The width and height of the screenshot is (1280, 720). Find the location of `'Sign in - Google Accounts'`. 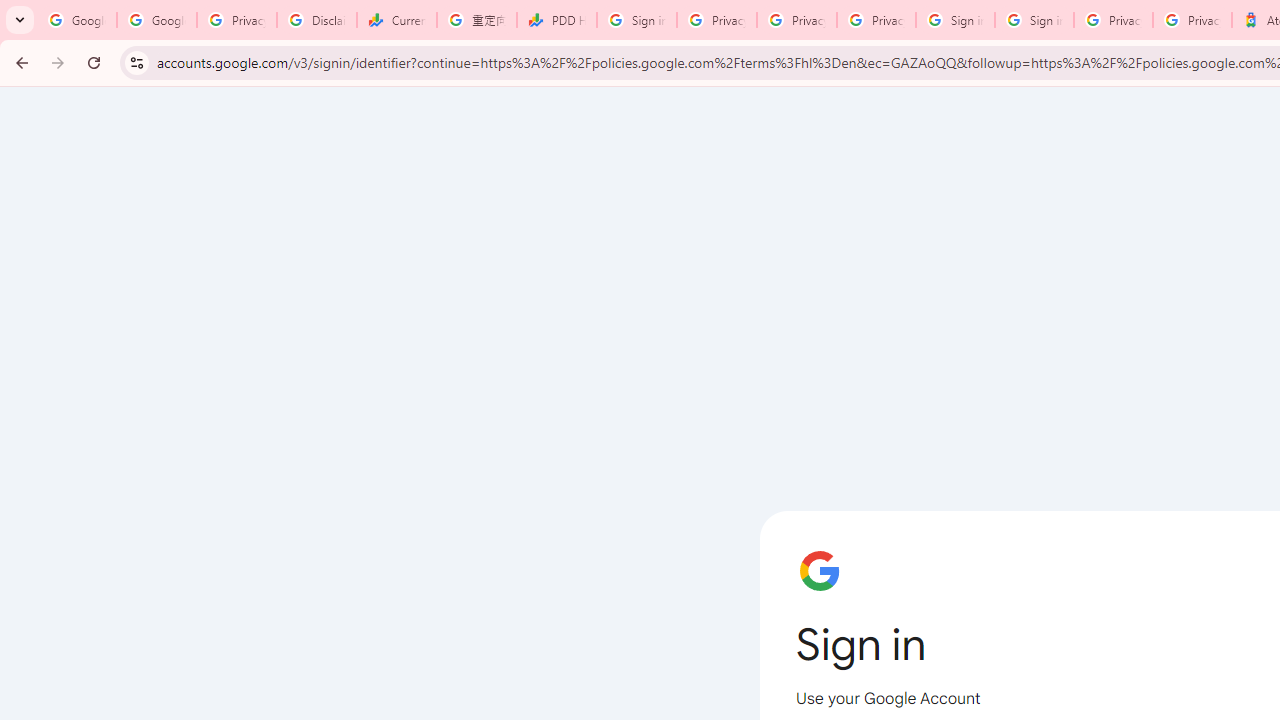

'Sign in - Google Accounts' is located at coordinates (954, 20).